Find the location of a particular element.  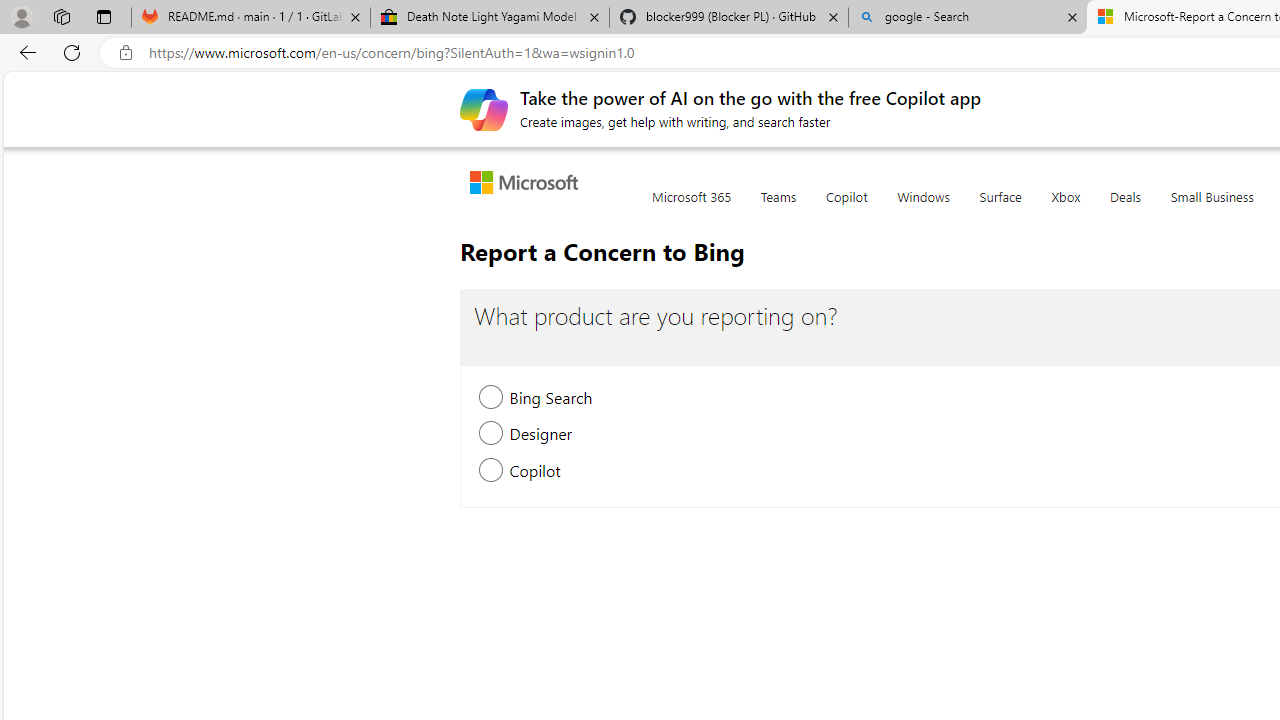

'Bing Search, new section will be expanded' is located at coordinates (491, 399).